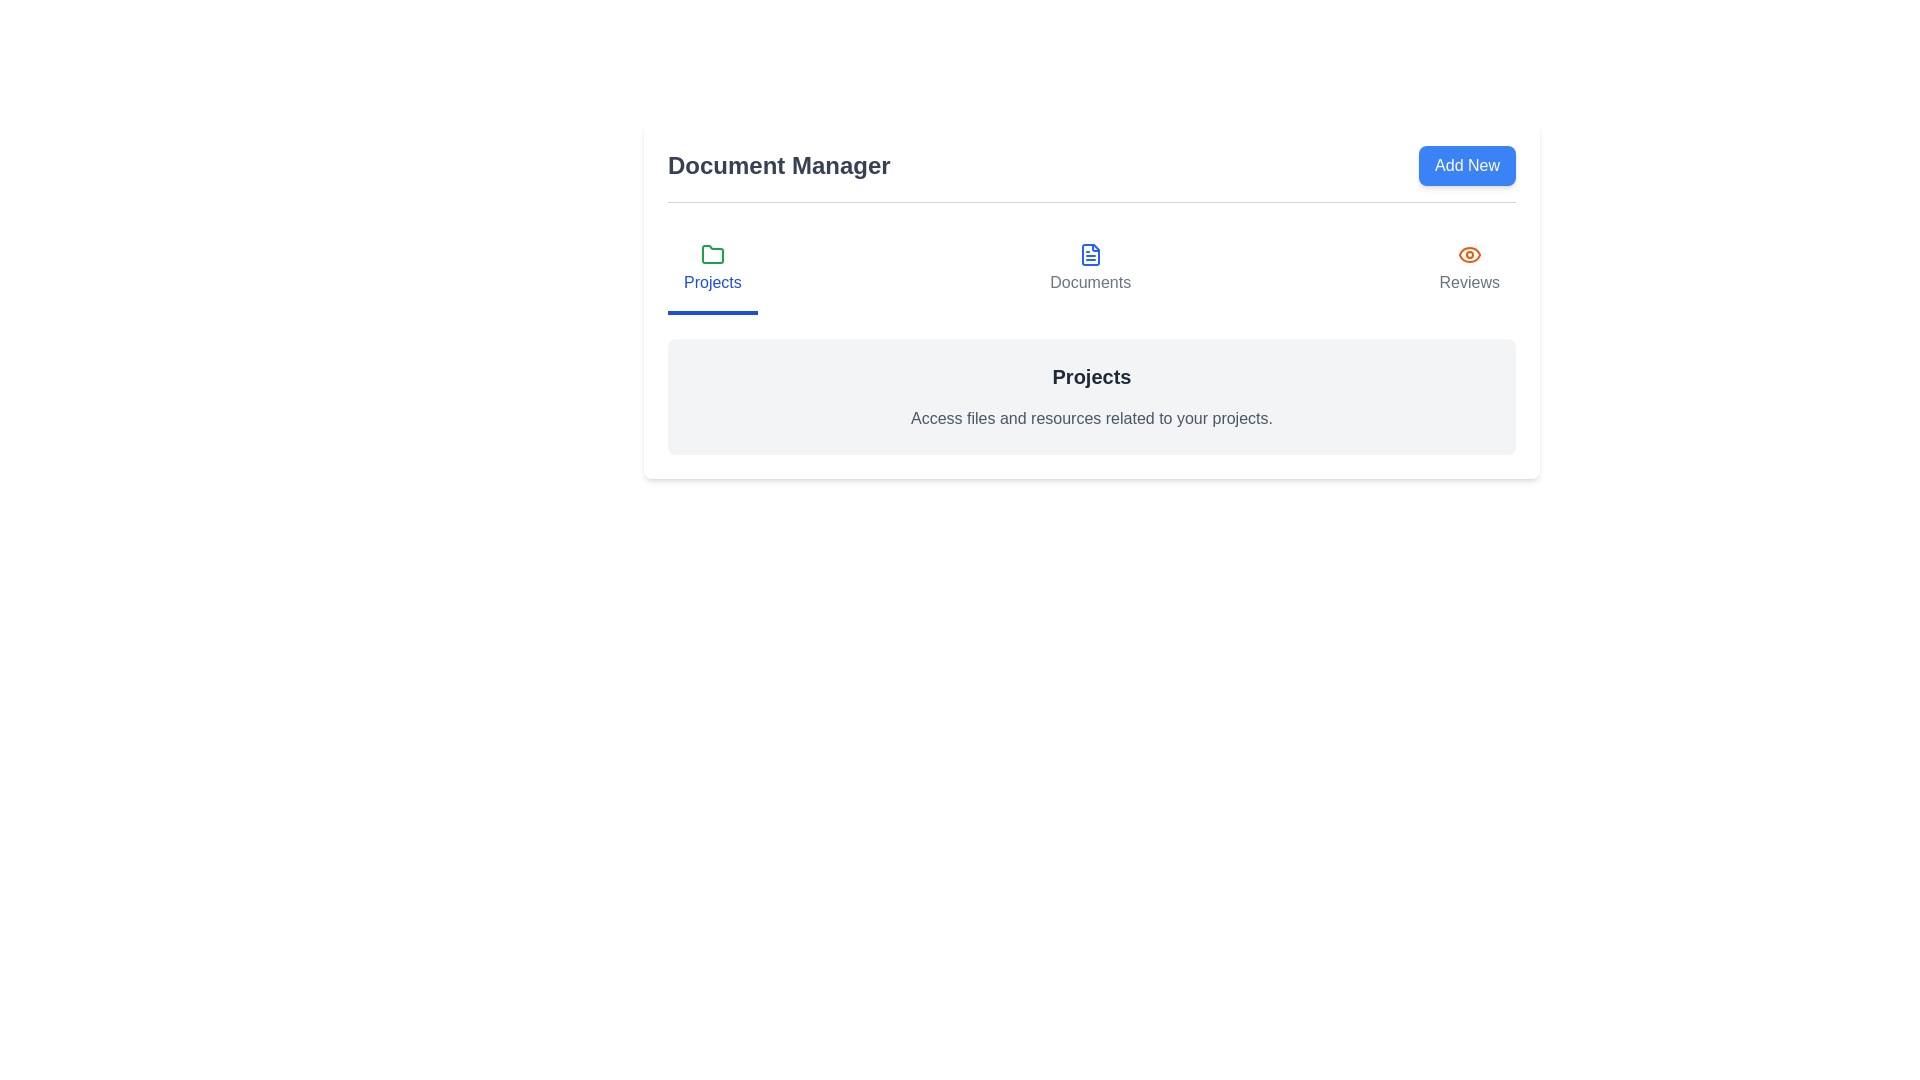 The image size is (1920, 1080). Describe the element at coordinates (1467, 164) in the screenshot. I see `'Add New' button` at that location.